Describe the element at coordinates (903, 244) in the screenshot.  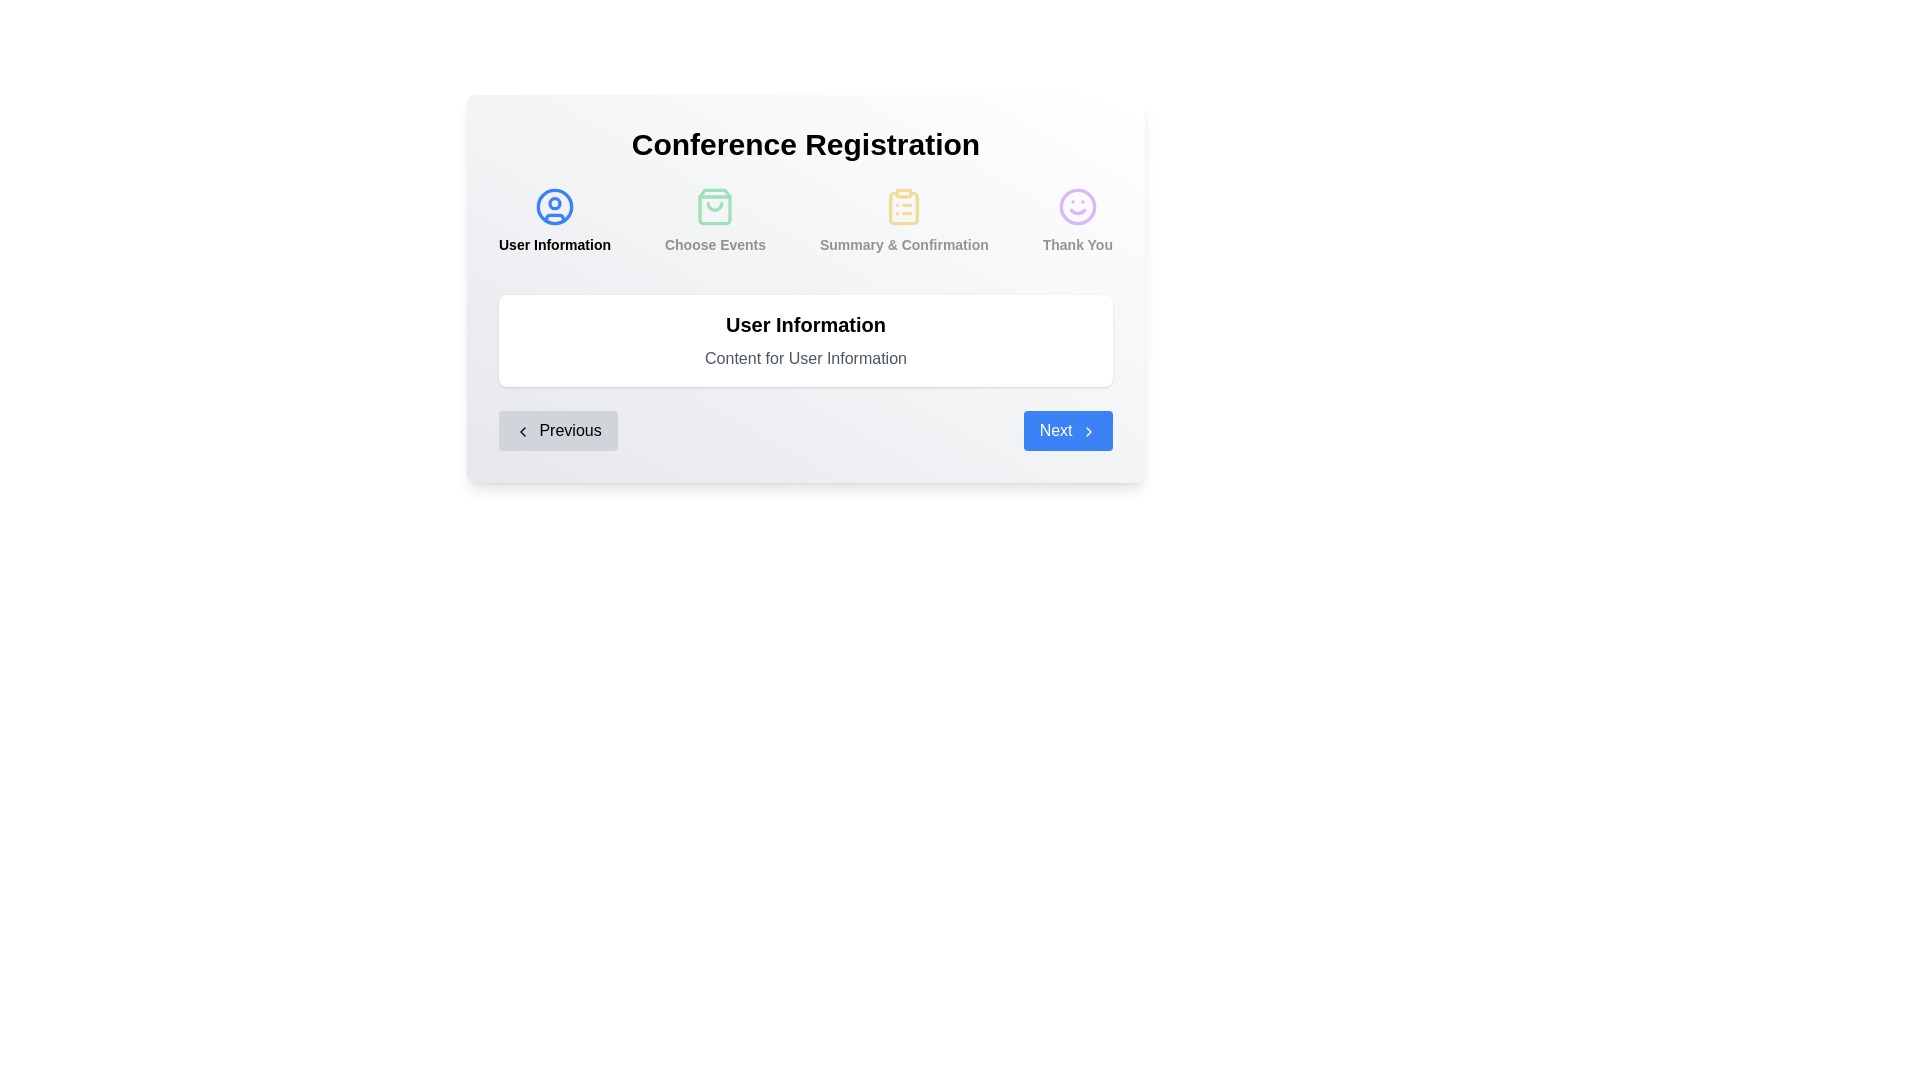
I see `the text label that says 'Summary & Confirmation', which is the third item from the left in the top center of the interface, located beneath a clipboard icon` at that location.